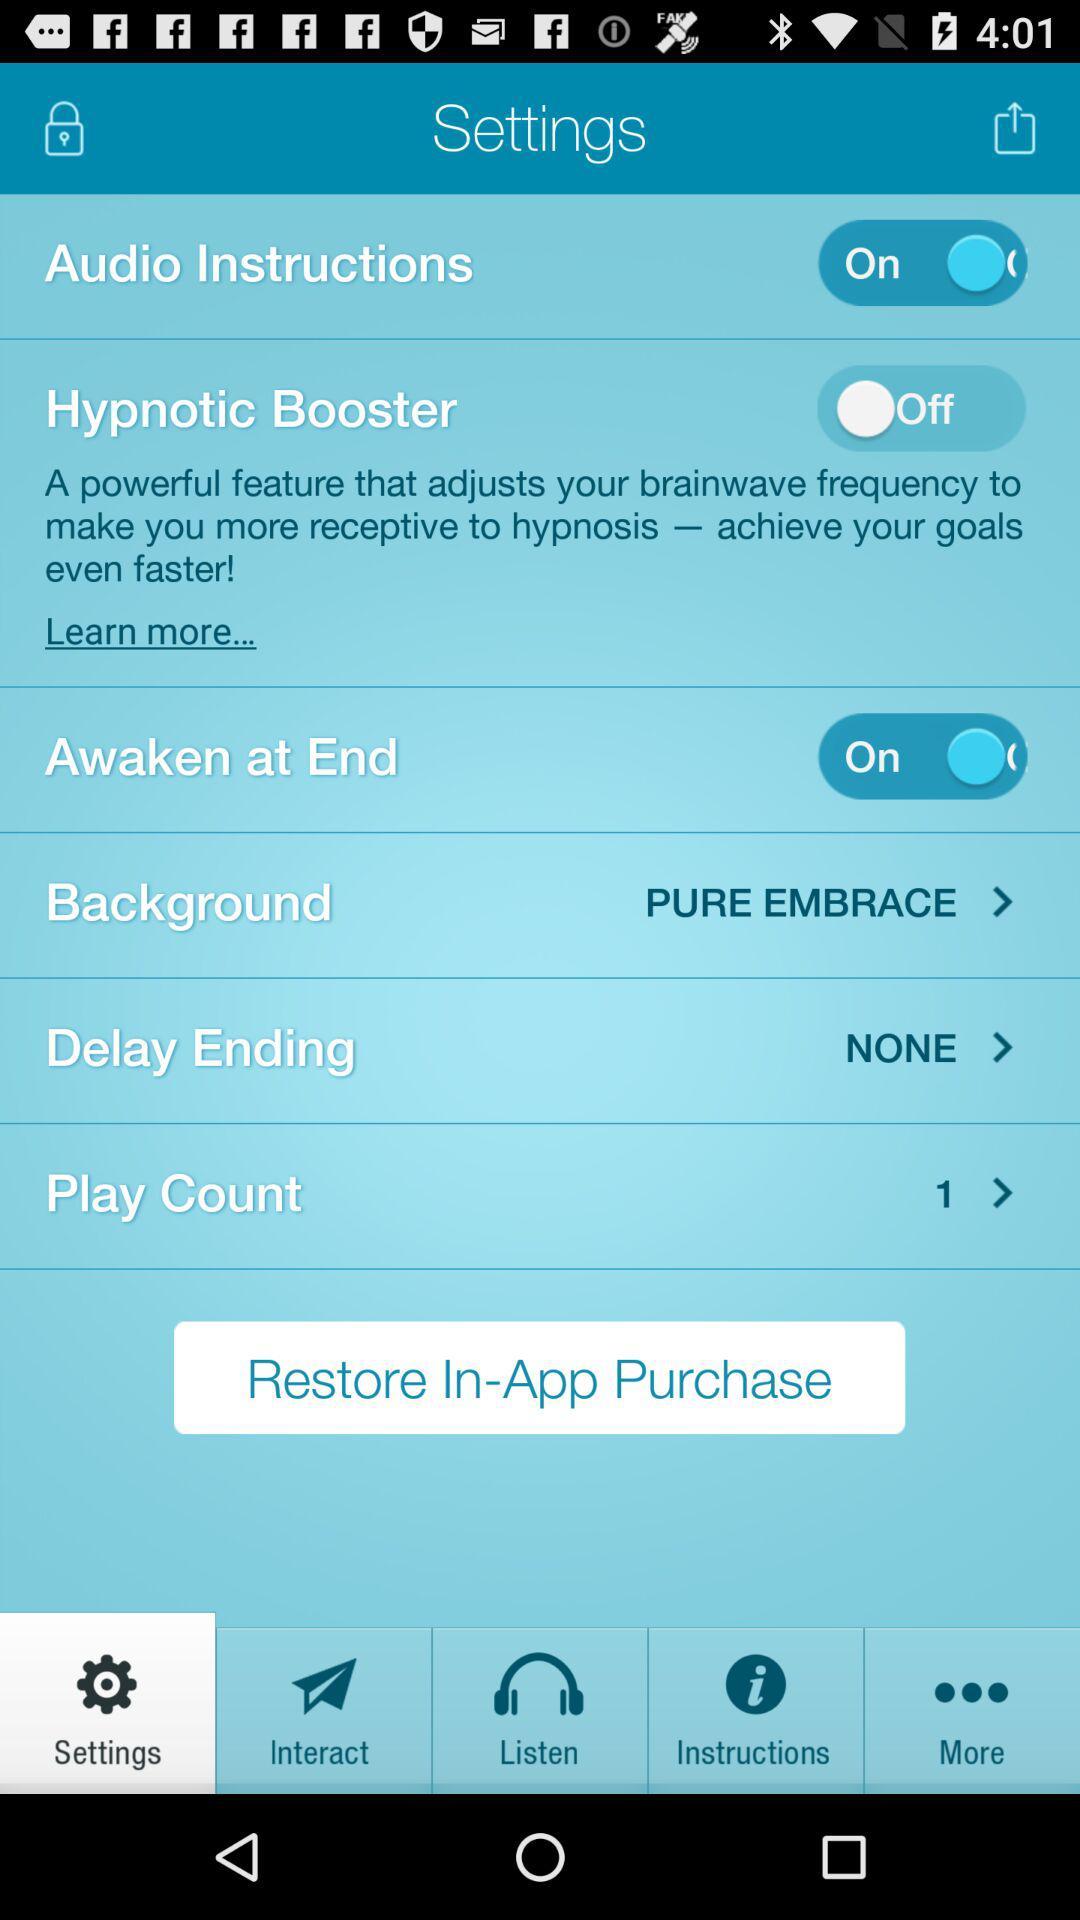  I want to click on the switch button right to awaken at end, so click(922, 755).